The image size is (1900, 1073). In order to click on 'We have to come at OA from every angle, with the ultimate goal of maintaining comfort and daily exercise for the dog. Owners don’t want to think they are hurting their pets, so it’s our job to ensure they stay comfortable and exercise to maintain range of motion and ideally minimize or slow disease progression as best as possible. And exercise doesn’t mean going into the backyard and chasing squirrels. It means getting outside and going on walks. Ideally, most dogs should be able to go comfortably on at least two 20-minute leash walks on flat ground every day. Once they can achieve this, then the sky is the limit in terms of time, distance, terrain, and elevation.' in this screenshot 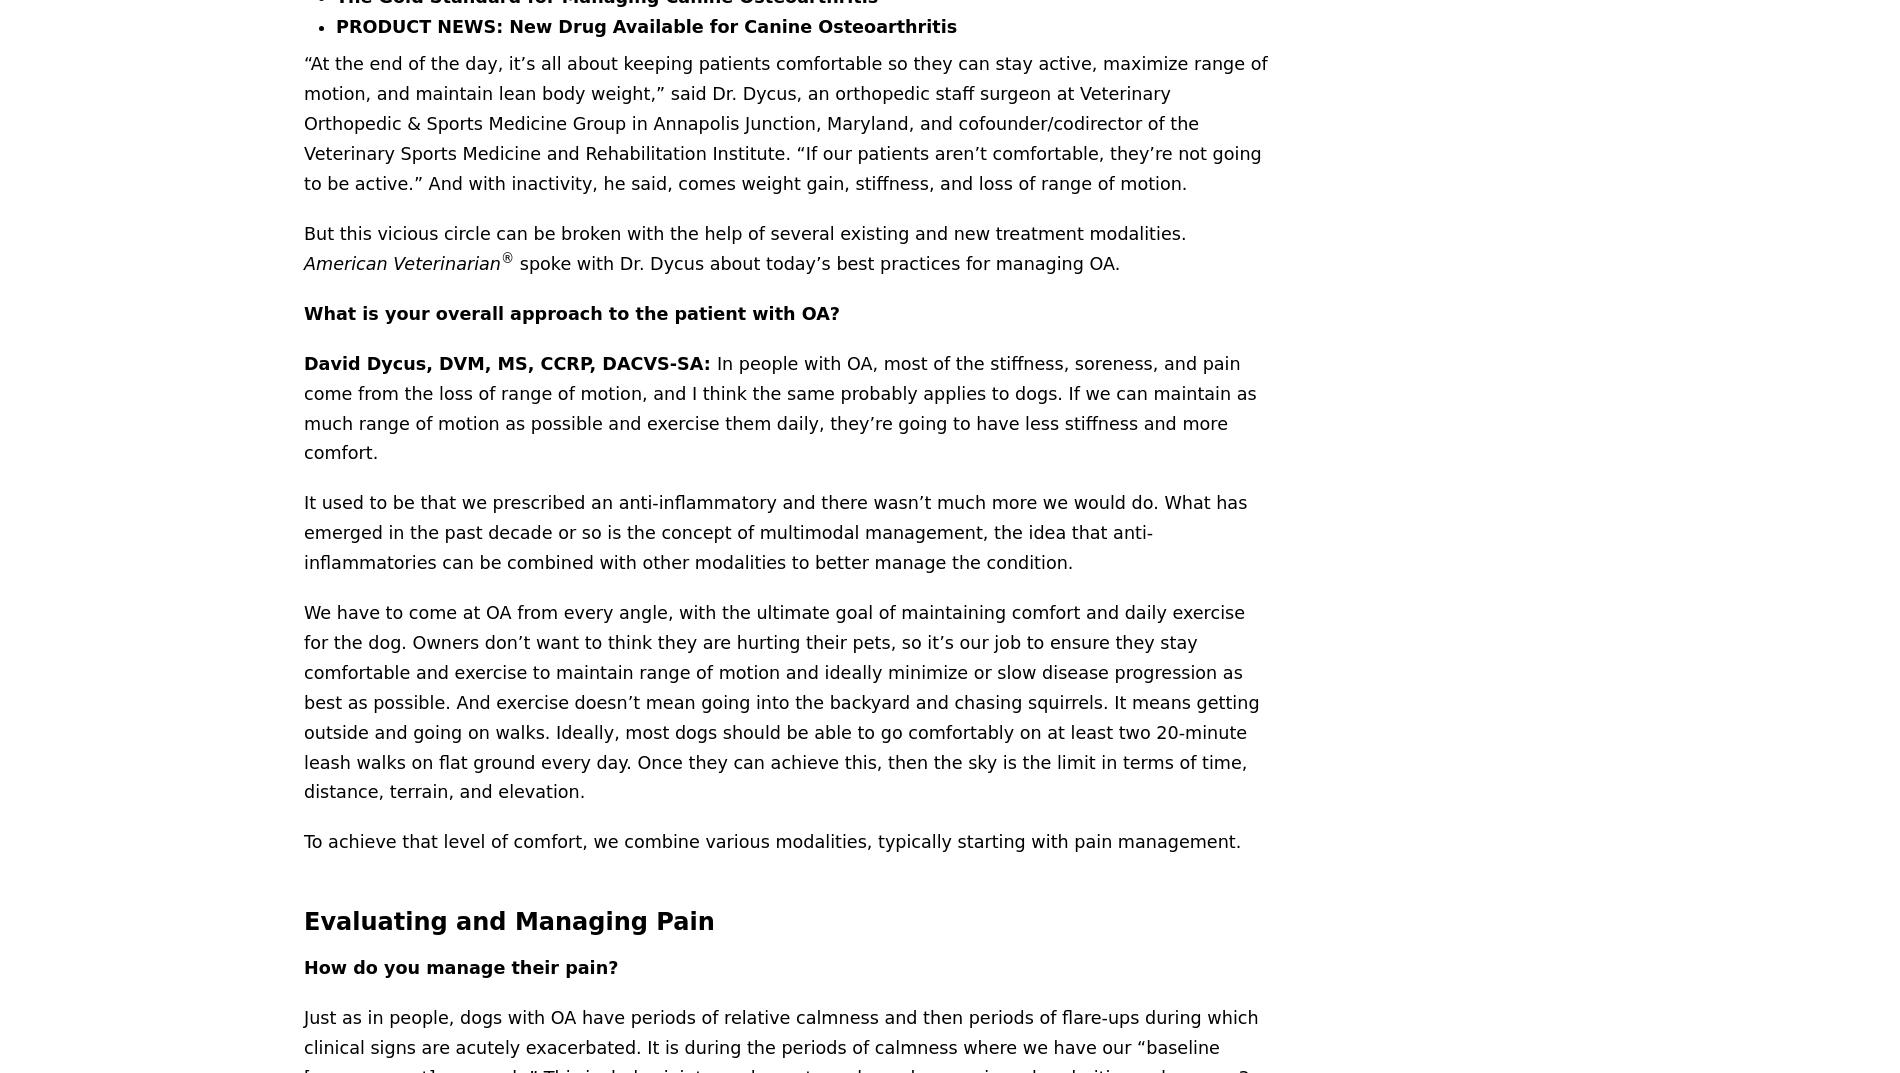, I will do `click(303, 702)`.